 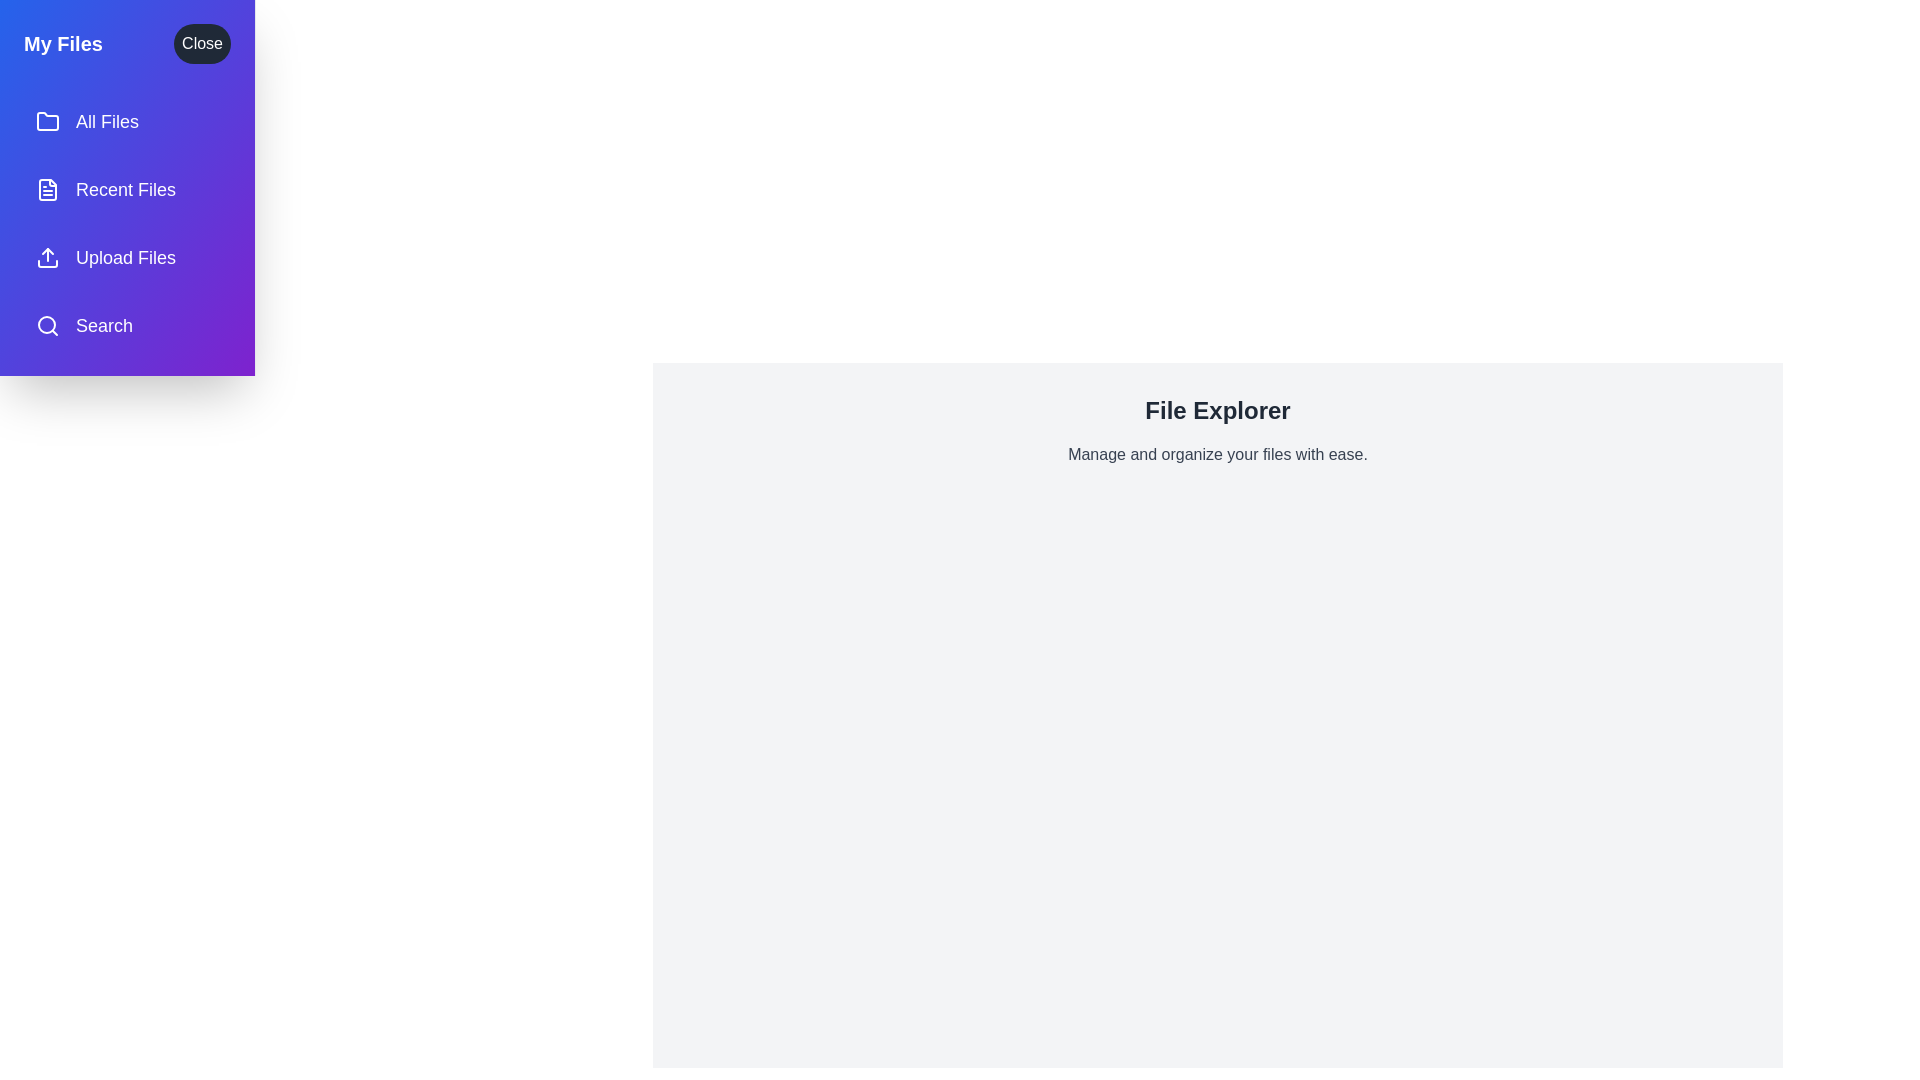 I want to click on the menu item Recent Files to observe the hover effect, so click(x=126, y=189).